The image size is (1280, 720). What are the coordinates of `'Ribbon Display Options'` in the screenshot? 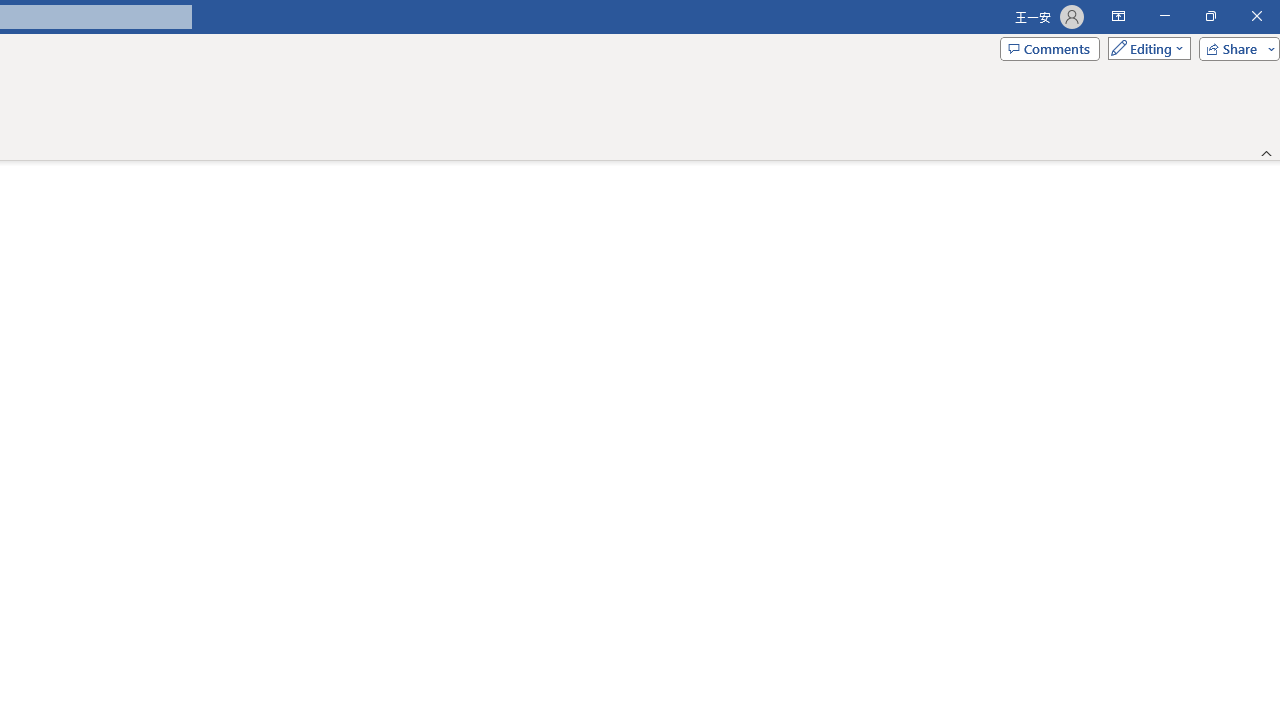 It's located at (1117, 16).